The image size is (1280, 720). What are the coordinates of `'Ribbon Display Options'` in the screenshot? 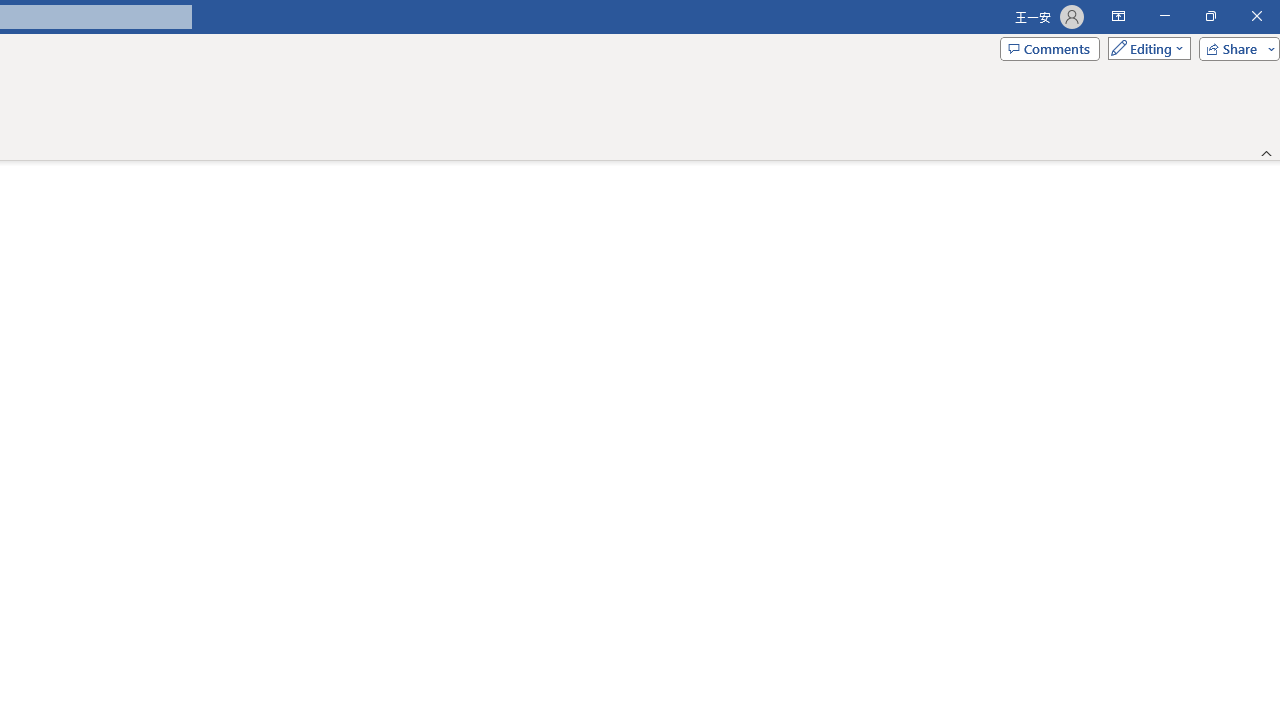 It's located at (1117, 16).